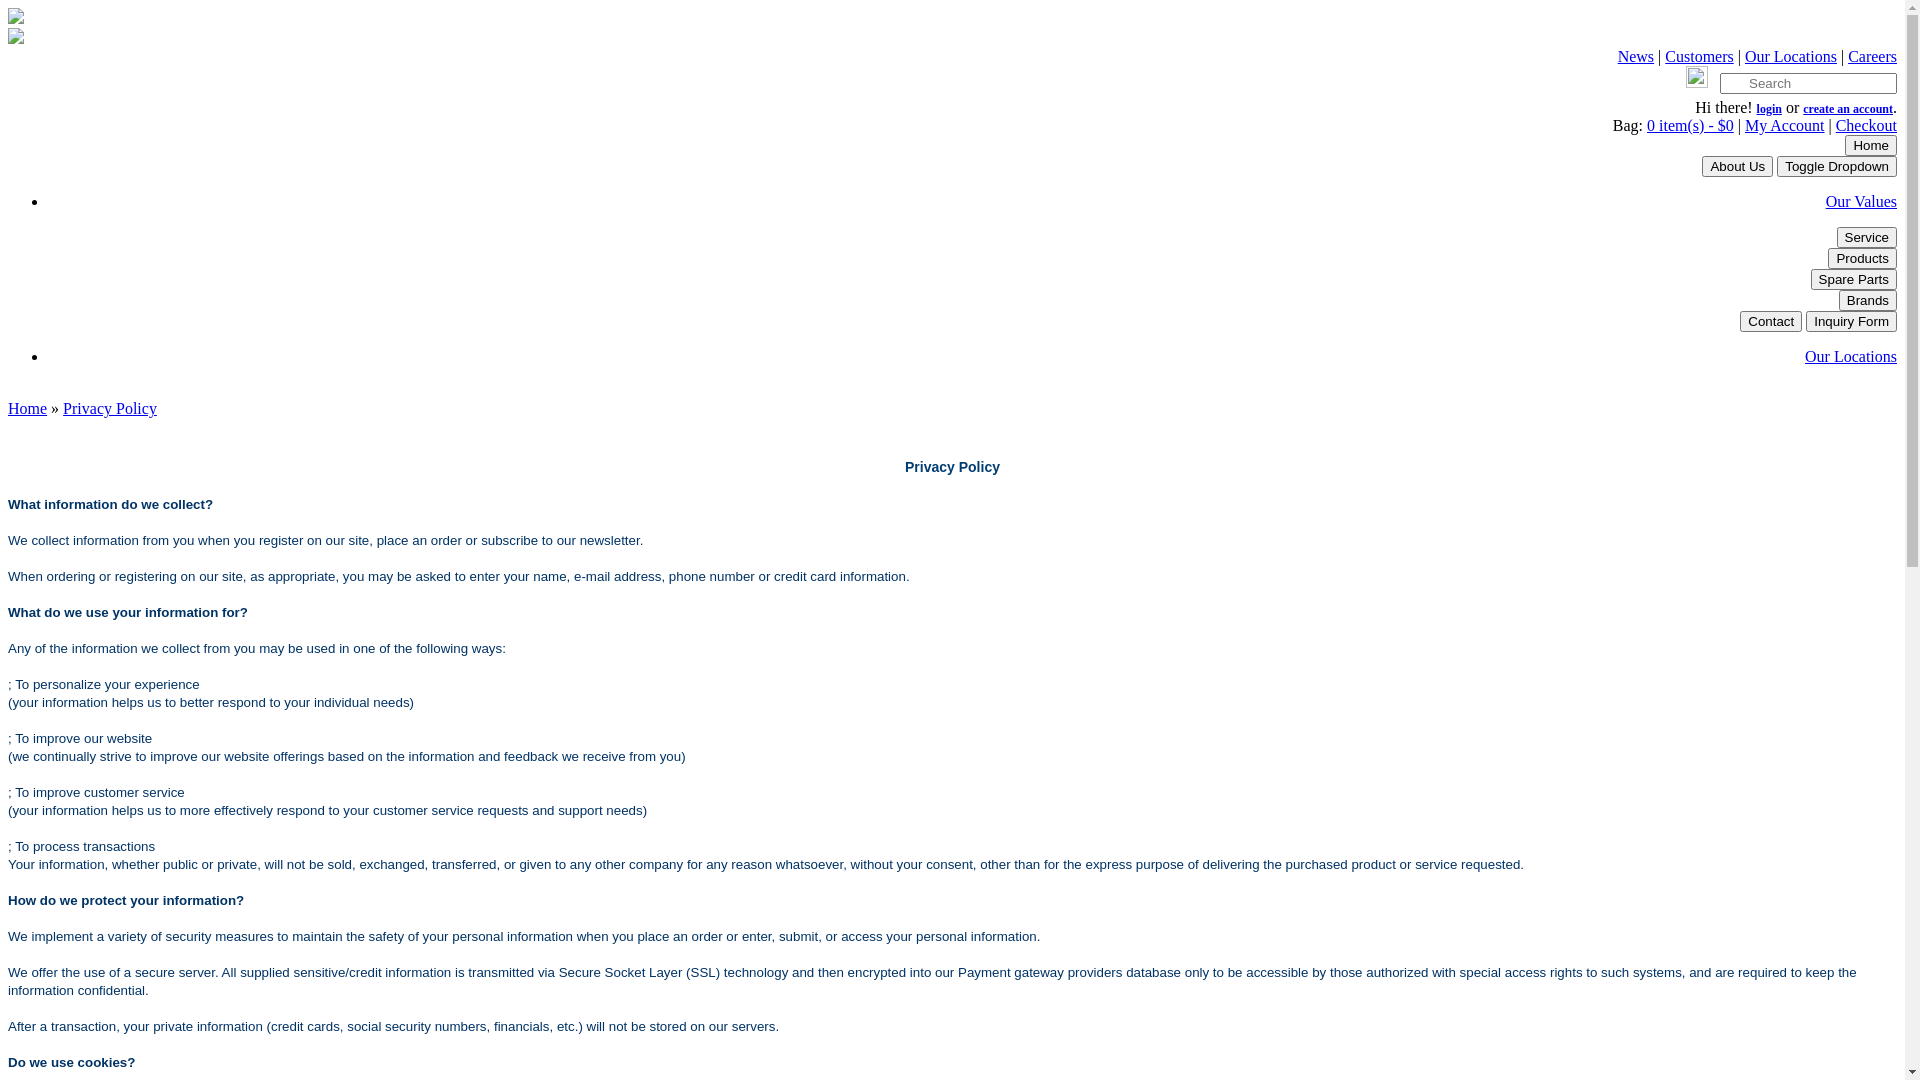  I want to click on 'My Account', so click(1785, 125).